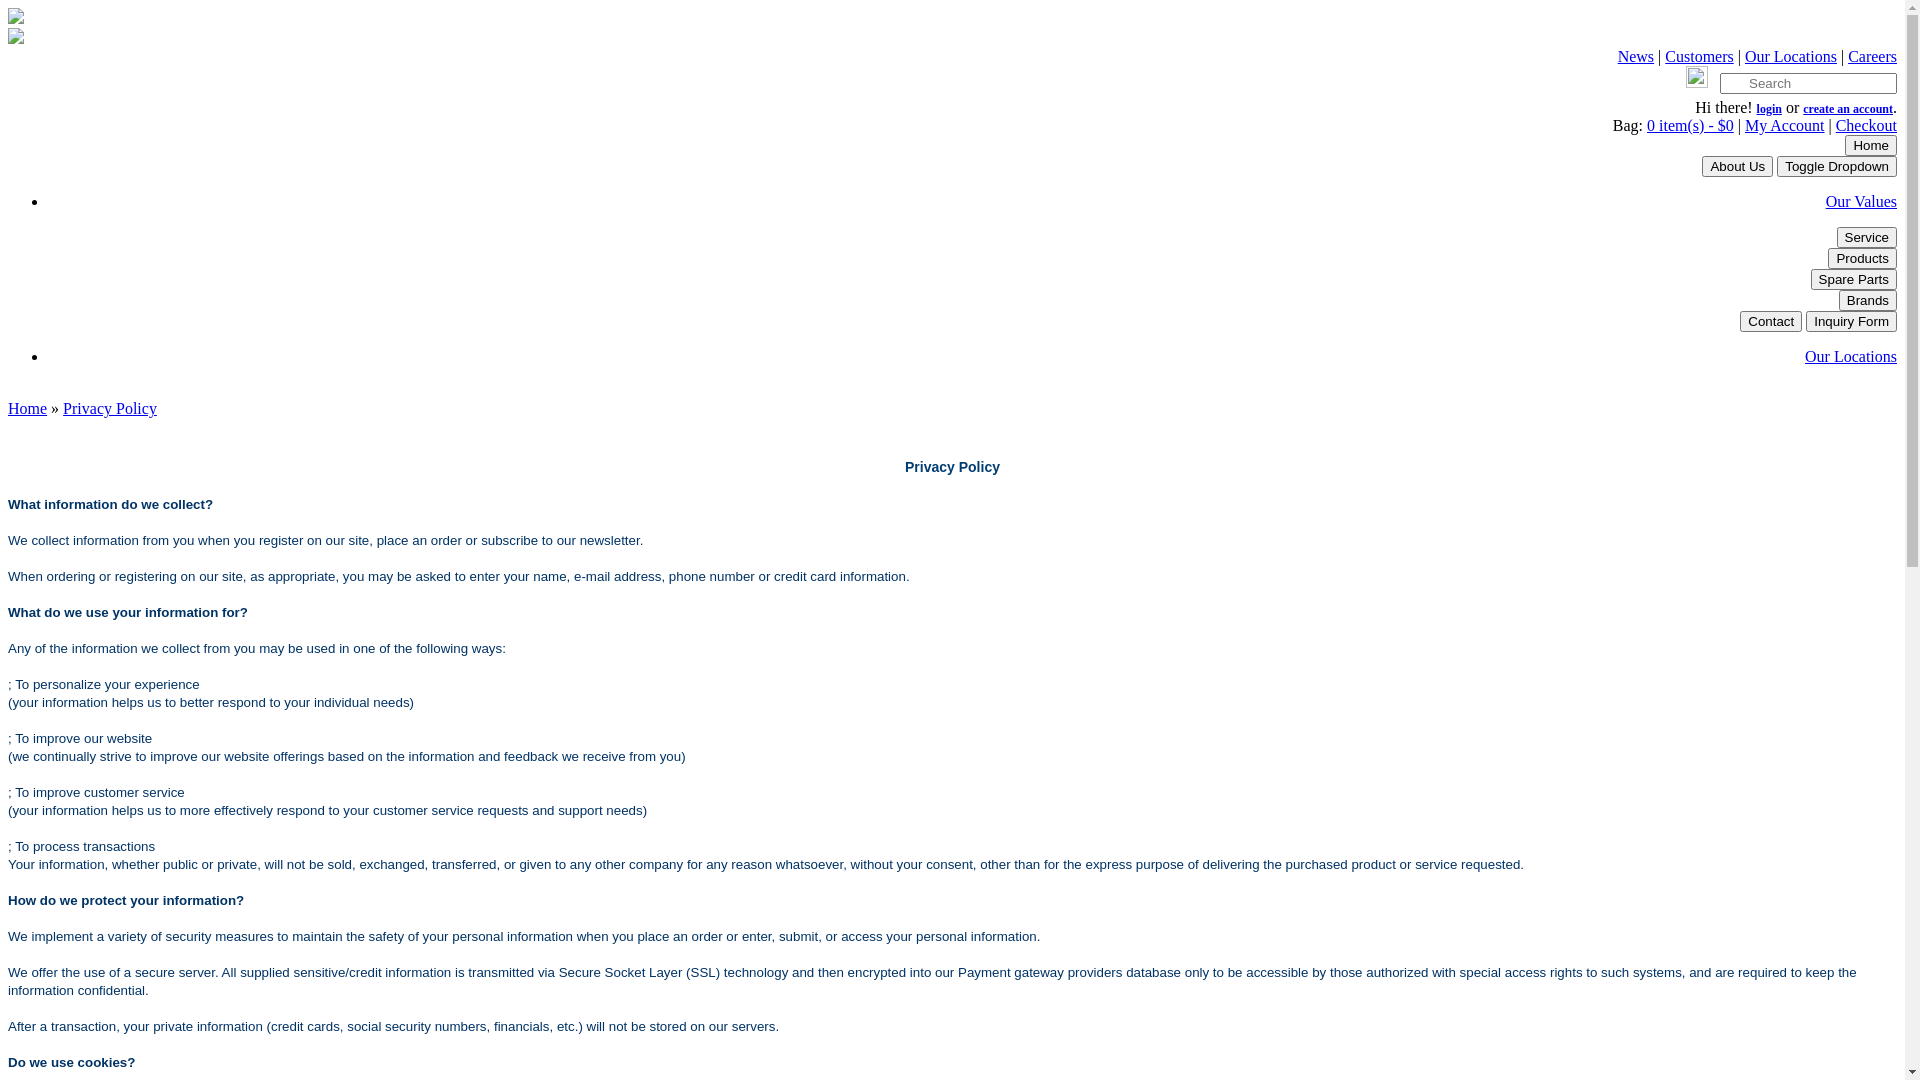  I want to click on 'My Account', so click(1785, 125).